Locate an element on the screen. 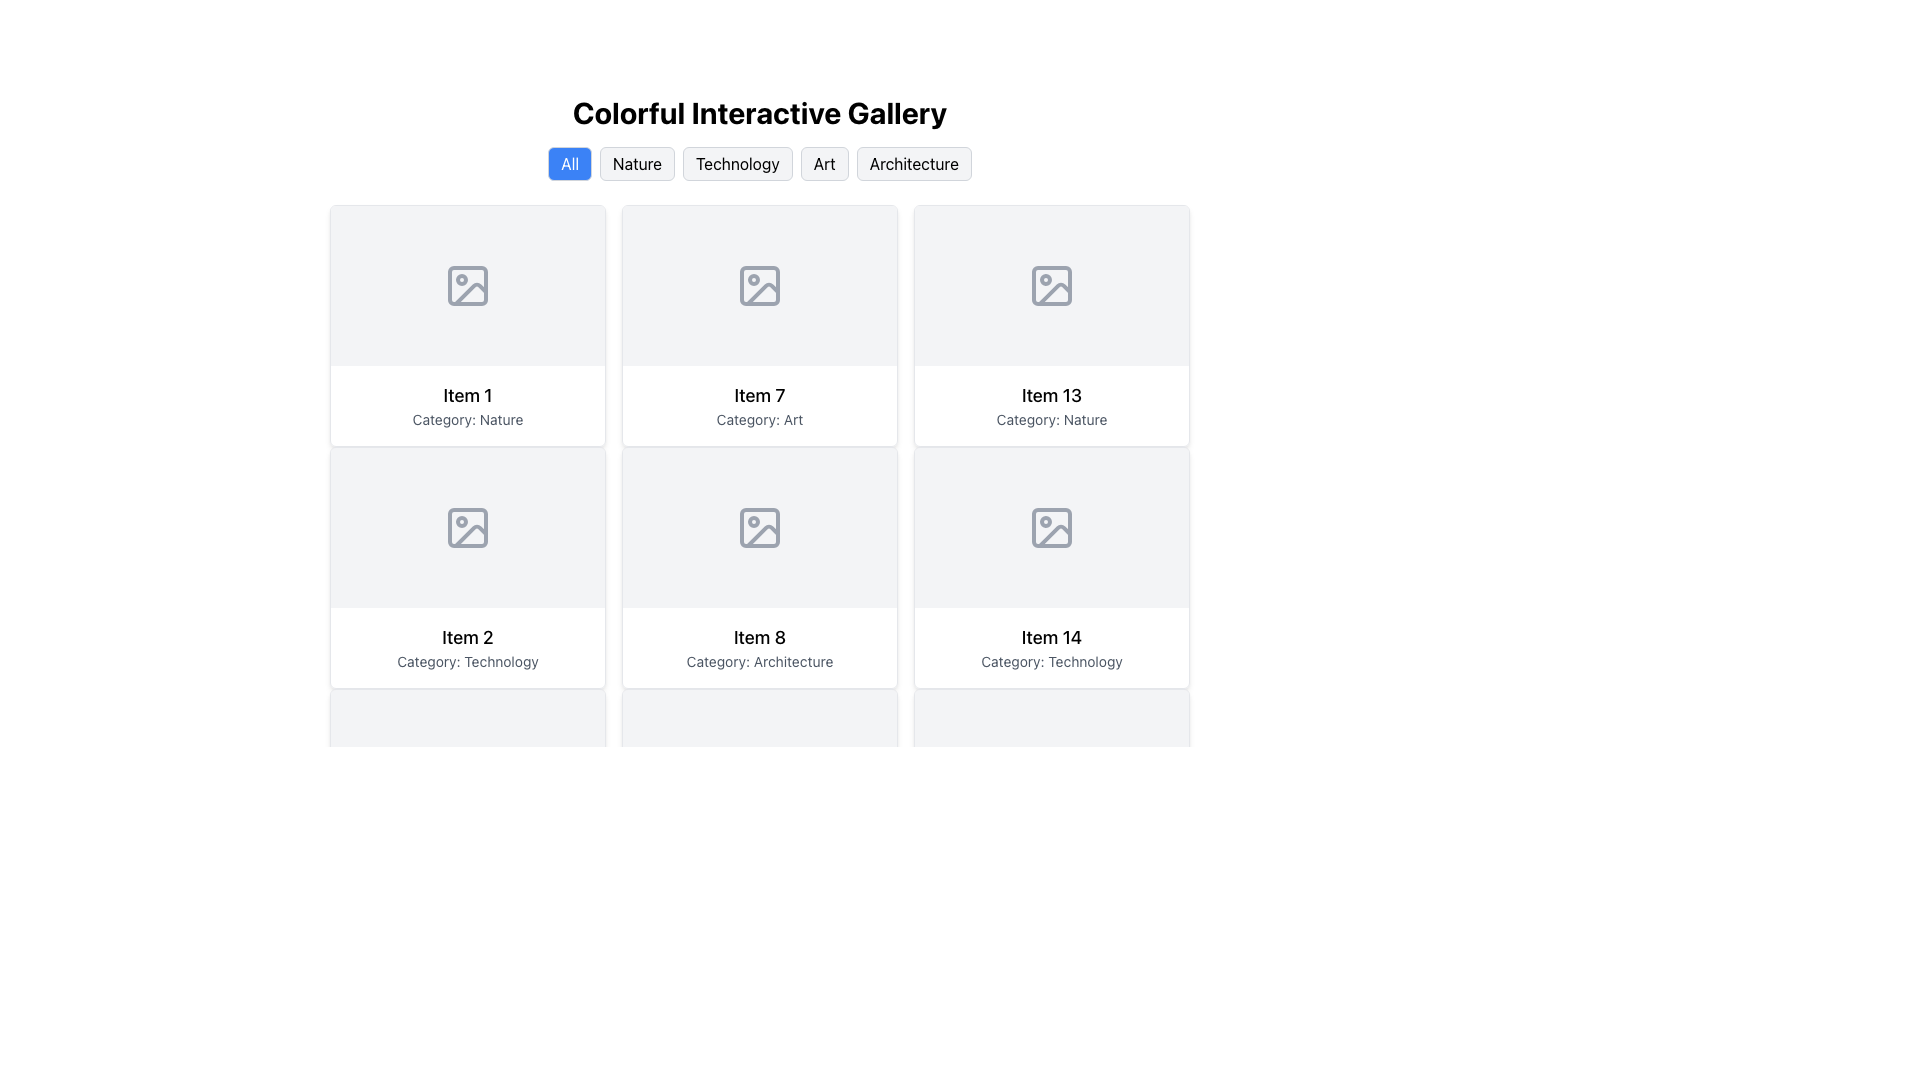 The height and width of the screenshot is (1080, 1920). the card labeled 'Item 13' in the gallery, which is the fifth card in the grid layout located in the top right of the visible grid portion is located at coordinates (1050, 325).